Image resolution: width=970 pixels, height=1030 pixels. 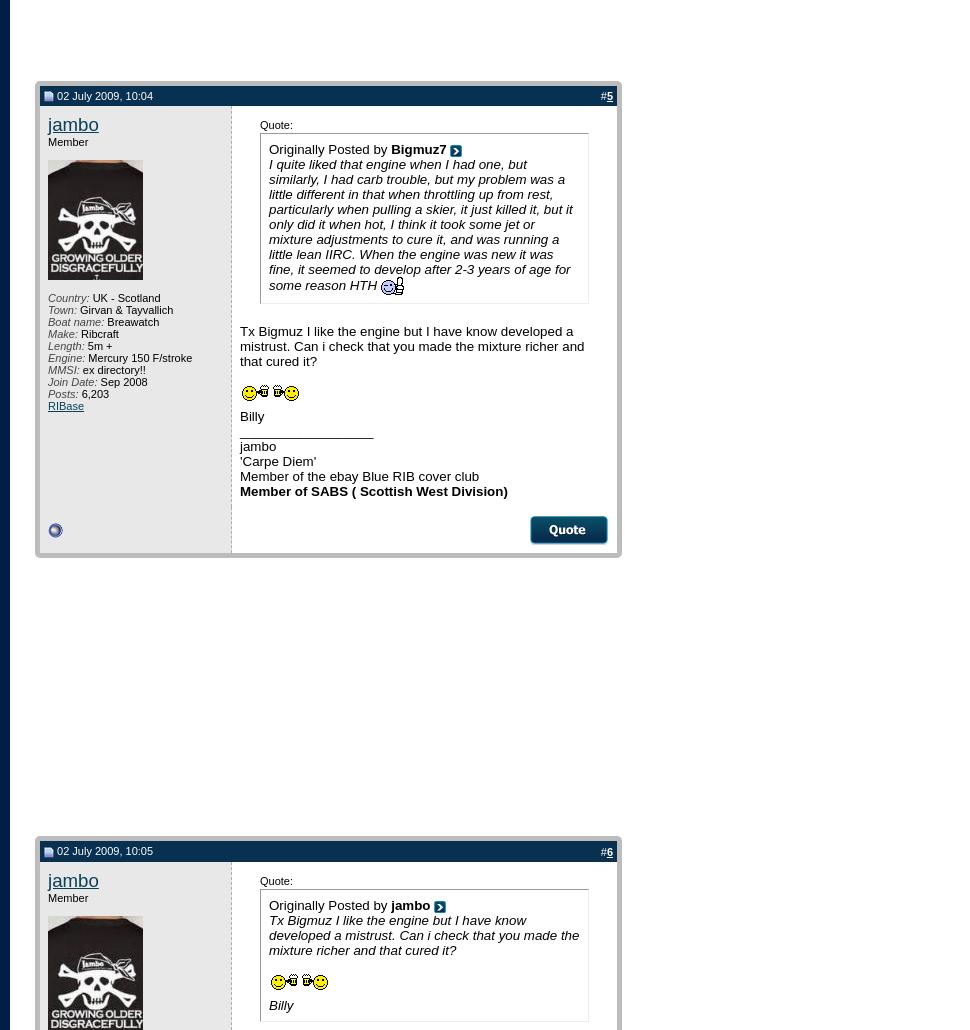 I want to click on 'Country:', so click(x=67, y=296).